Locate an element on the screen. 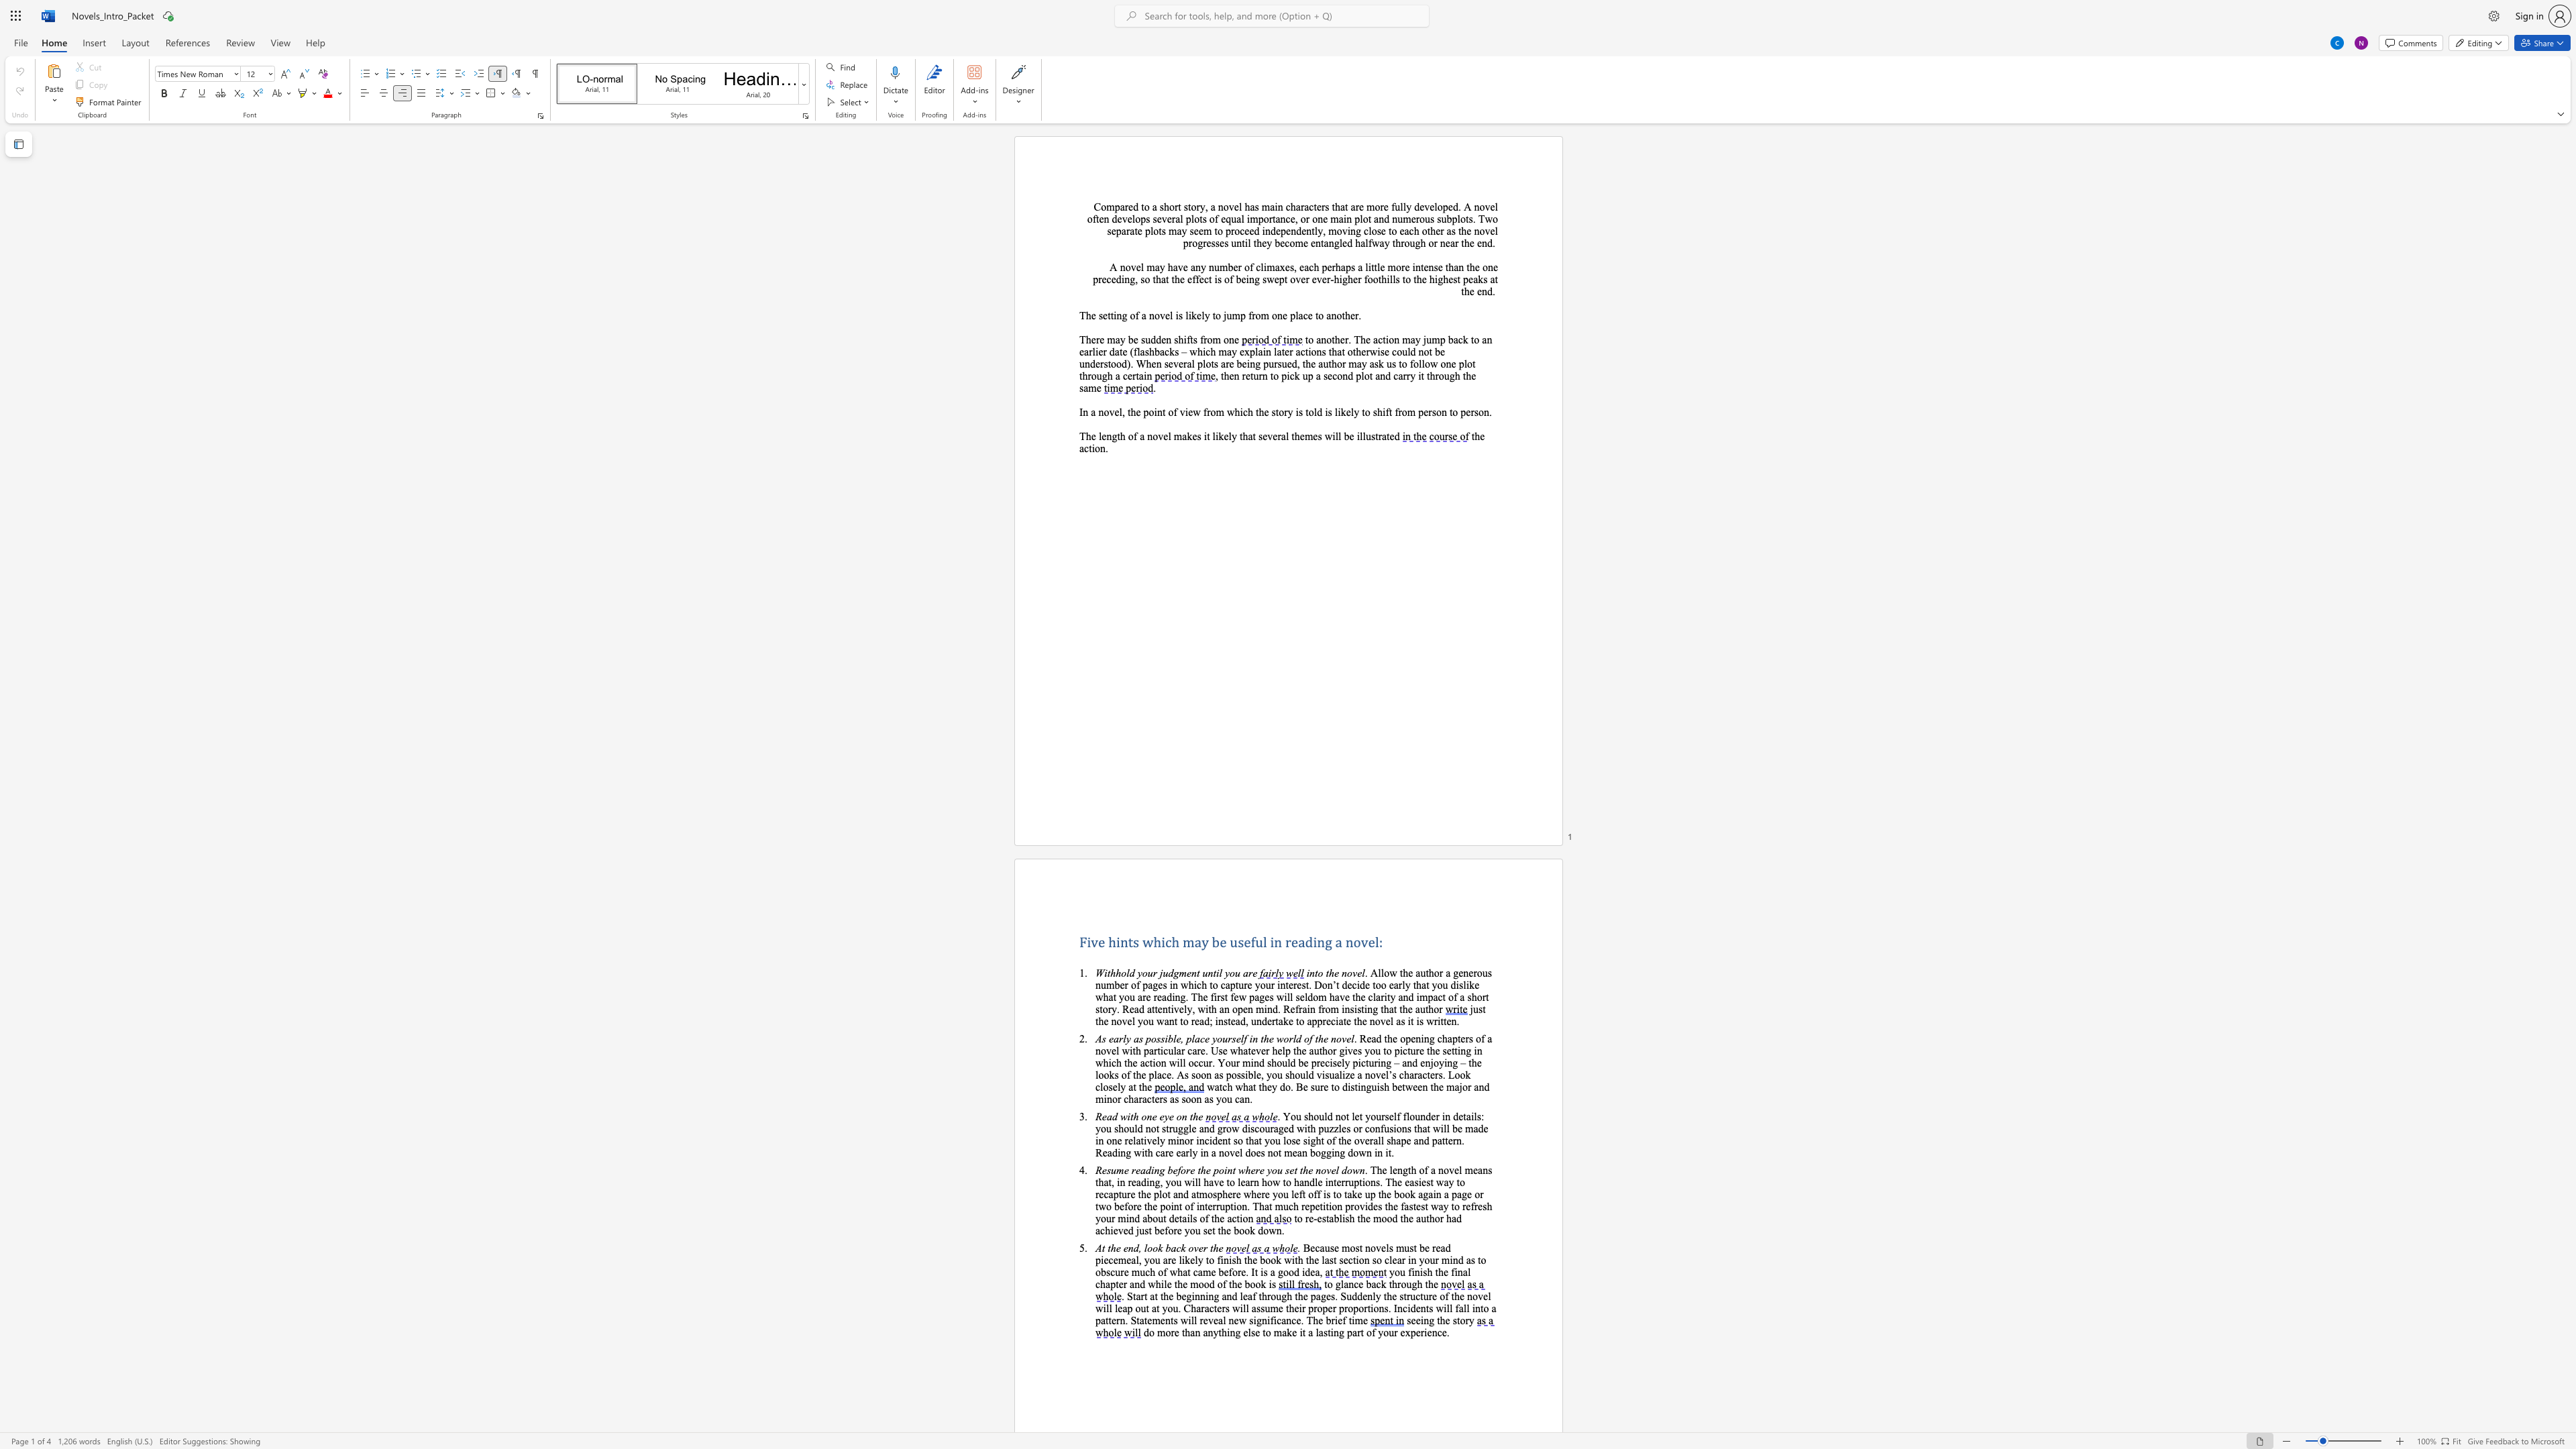 The width and height of the screenshot is (2576, 1449). the subset text "rself in" within the text "As early as possible, place yourself in the world of the novel" is located at coordinates (1227, 1038).